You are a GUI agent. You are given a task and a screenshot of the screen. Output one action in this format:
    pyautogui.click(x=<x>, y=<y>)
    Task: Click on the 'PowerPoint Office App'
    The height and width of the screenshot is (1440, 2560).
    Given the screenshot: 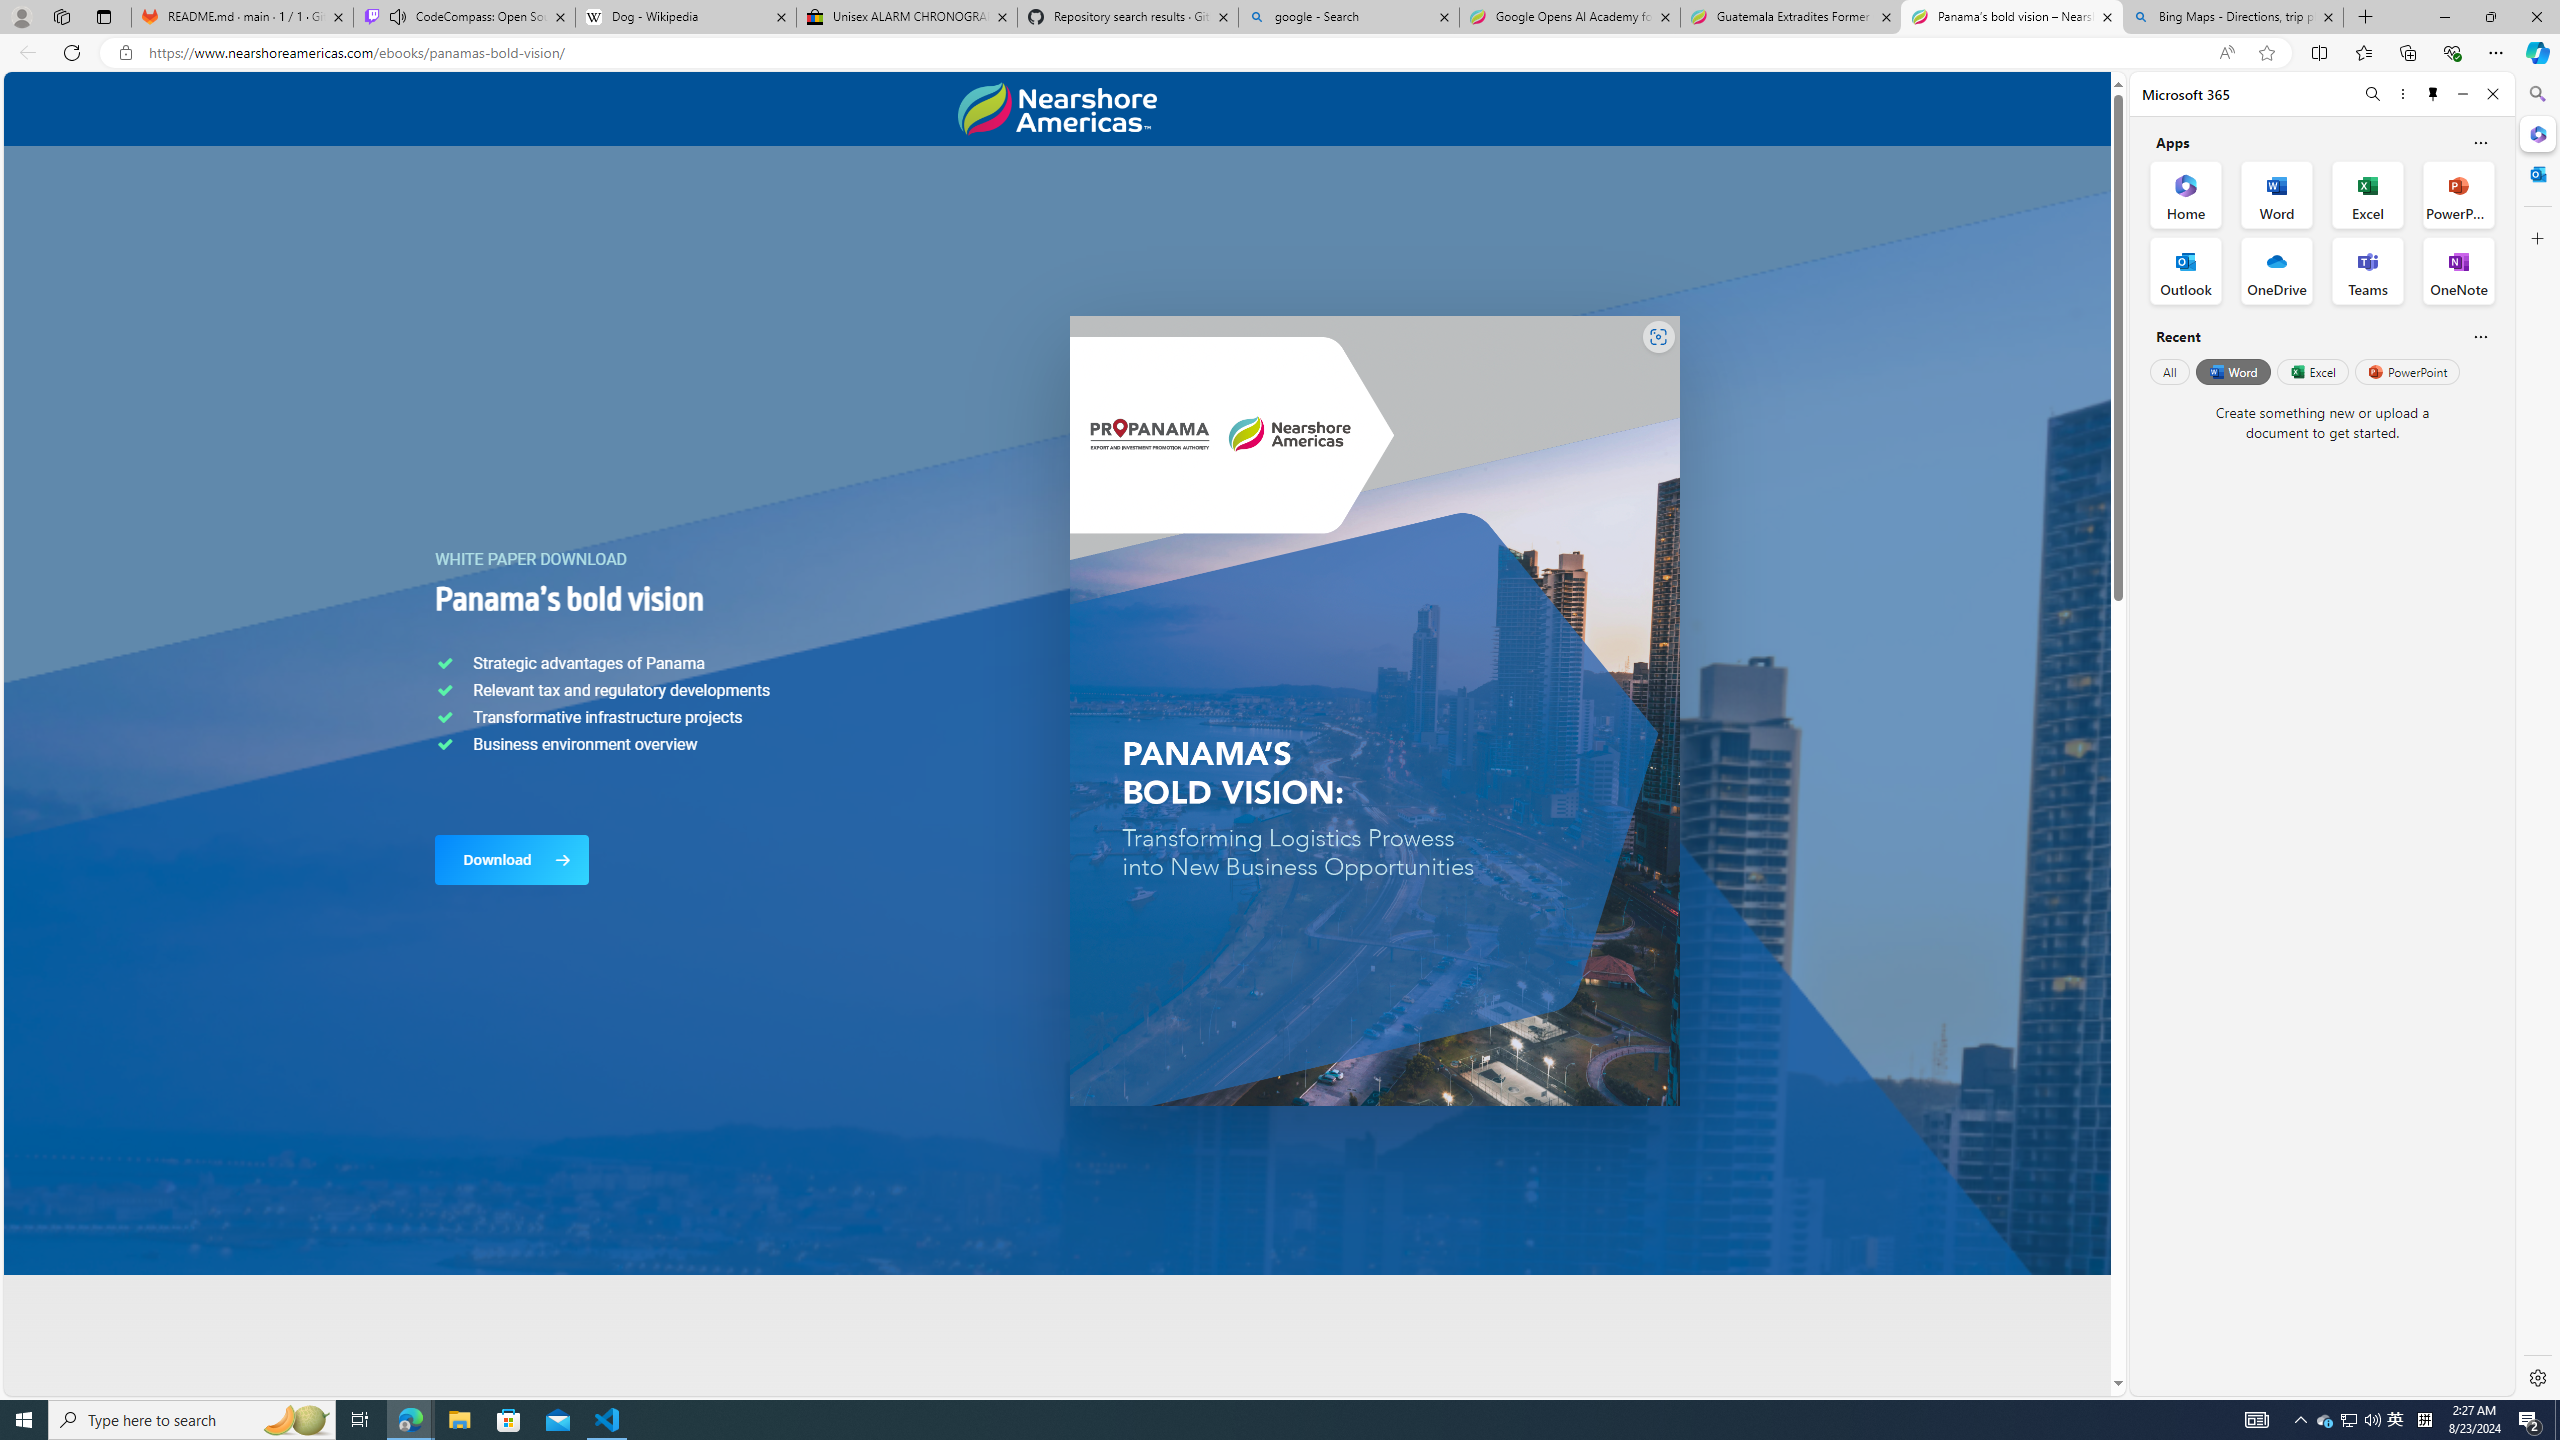 What is the action you would take?
    pyautogui.click(x=2458, y=195)
    